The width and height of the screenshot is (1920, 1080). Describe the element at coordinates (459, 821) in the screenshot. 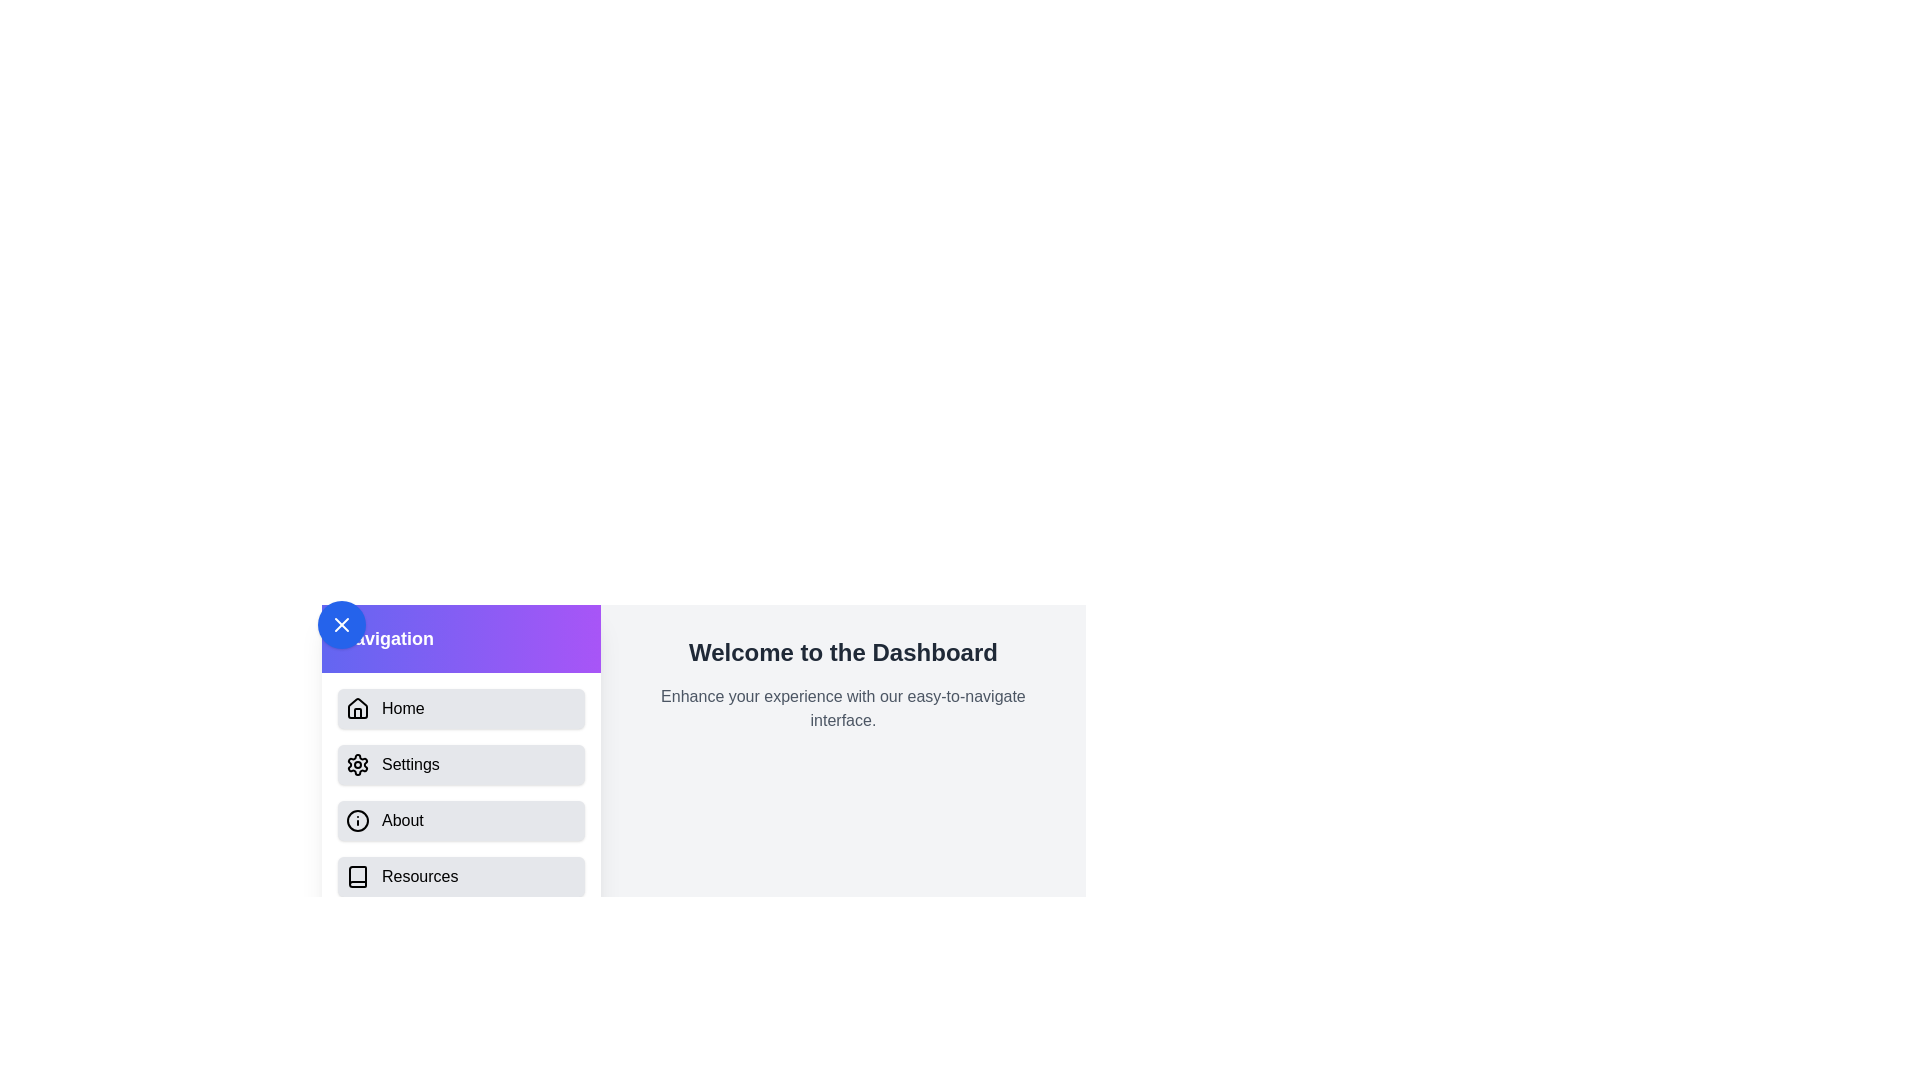

I see `the menu item labeled About from the drawer` at that location.